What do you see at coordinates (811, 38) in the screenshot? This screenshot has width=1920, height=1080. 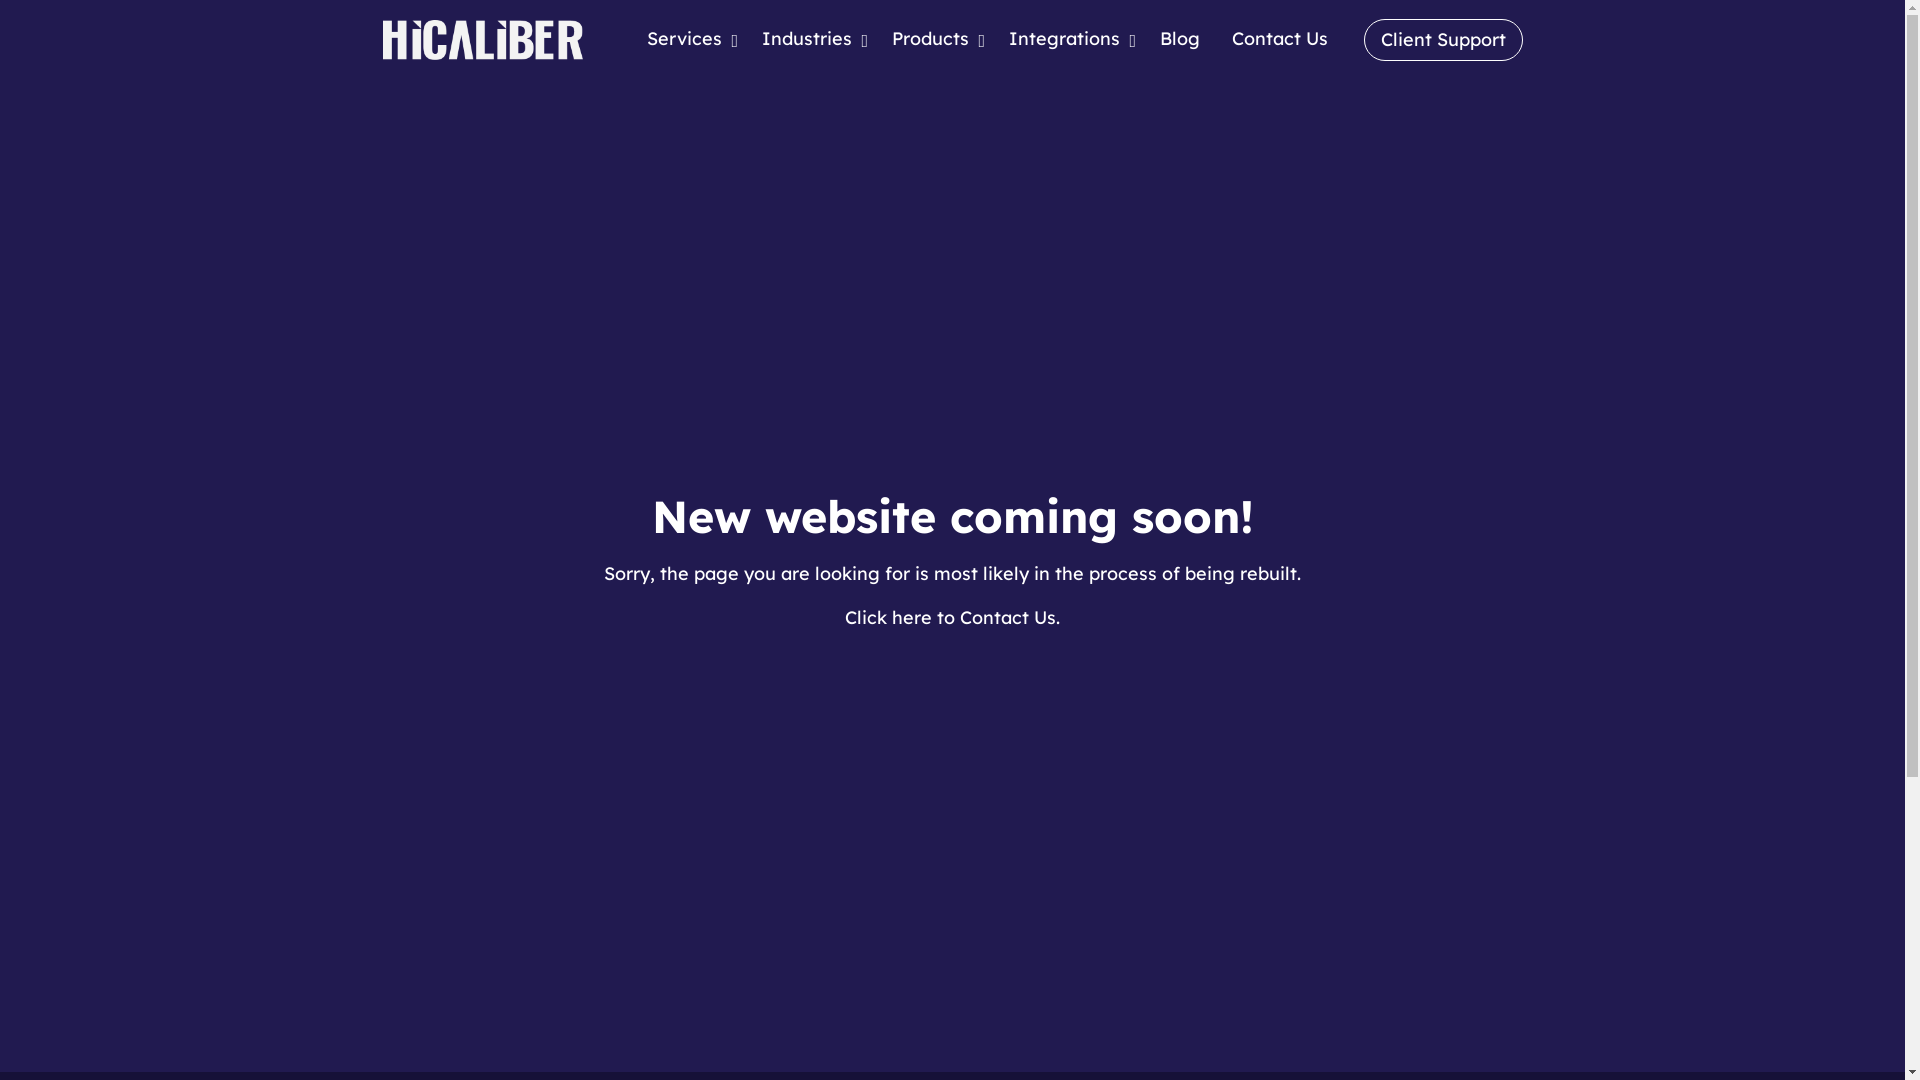 I see `'Industries'` at bounding box center [811, 38].